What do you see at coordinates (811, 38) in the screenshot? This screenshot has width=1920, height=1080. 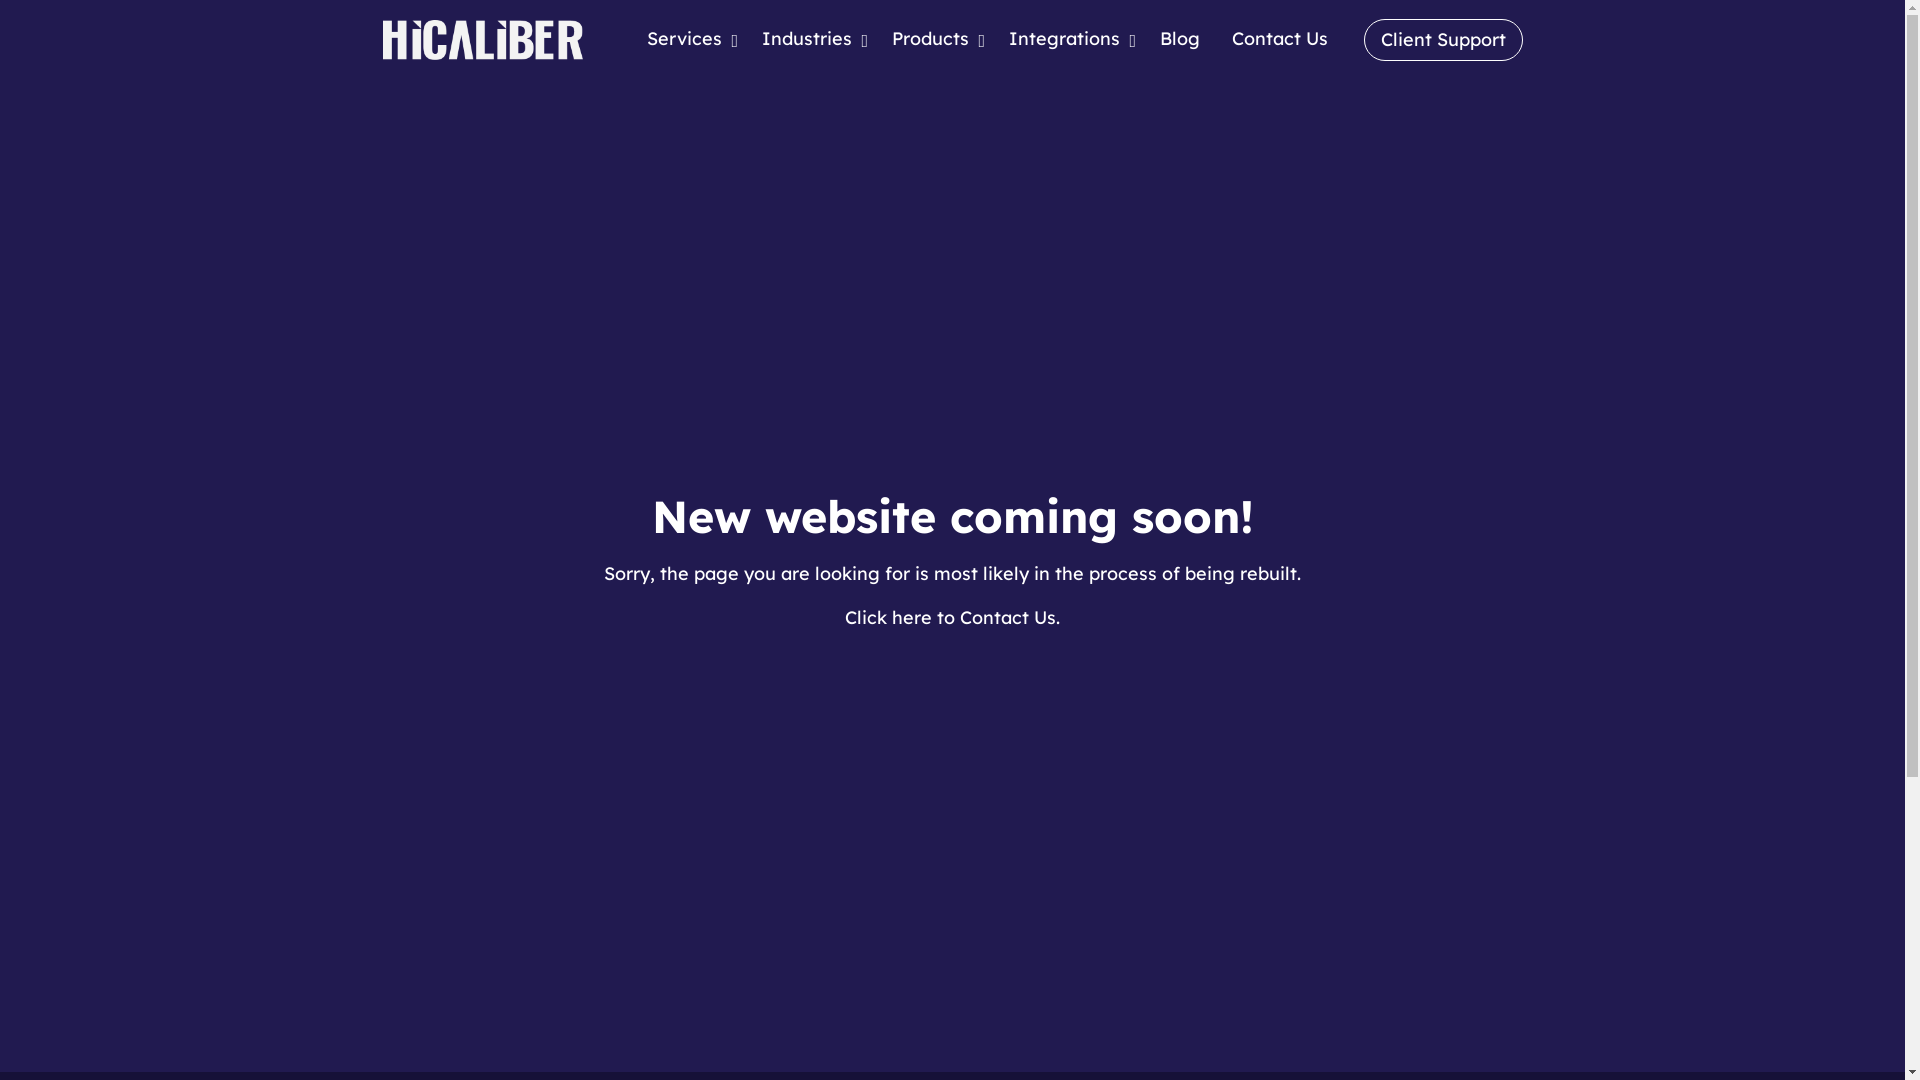 I see `'Industries'` at bounding box center [811, 38].